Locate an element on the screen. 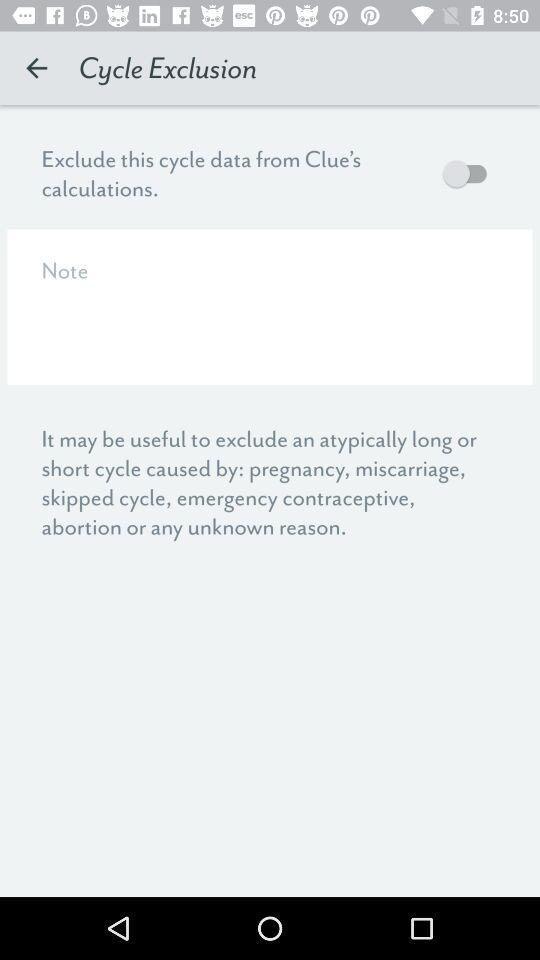  exclude cycle data from calculations option is located at coordinates (469, 172).